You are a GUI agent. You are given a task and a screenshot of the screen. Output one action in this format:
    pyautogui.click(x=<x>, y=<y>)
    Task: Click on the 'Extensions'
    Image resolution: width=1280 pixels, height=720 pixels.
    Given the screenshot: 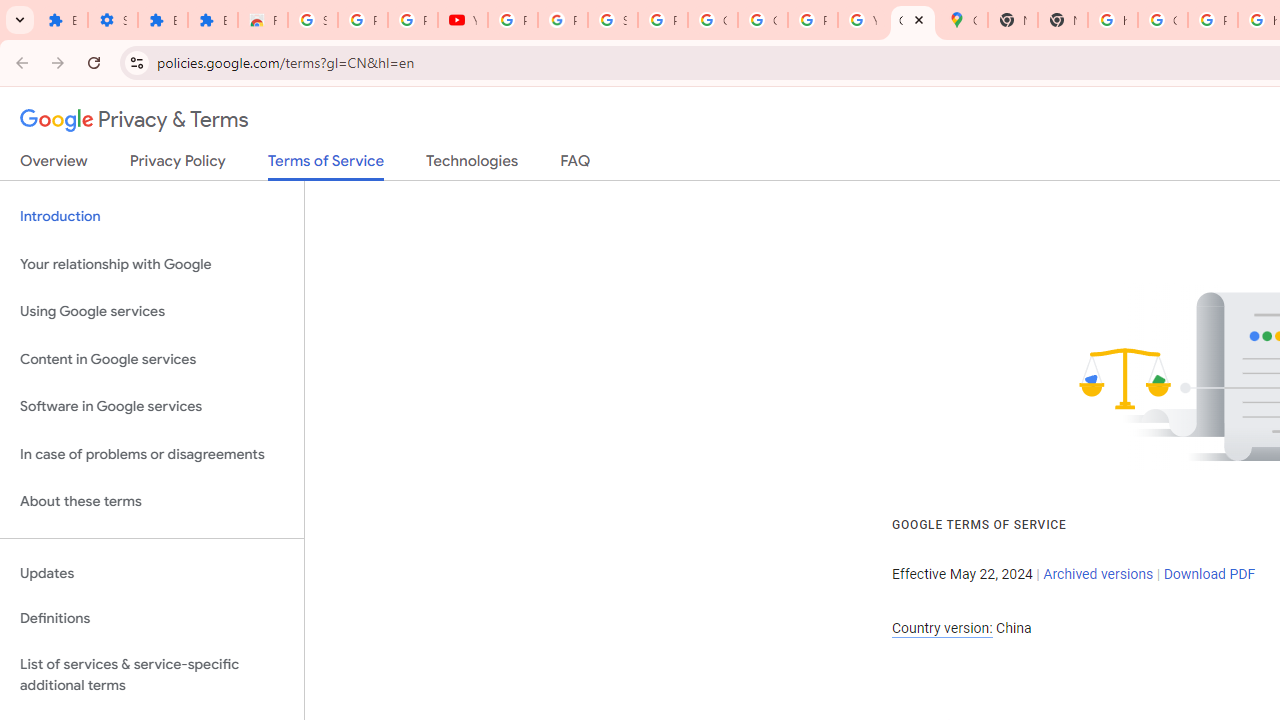 What is the action you would take?
    pyautogui.click(x=163, y=20)
    